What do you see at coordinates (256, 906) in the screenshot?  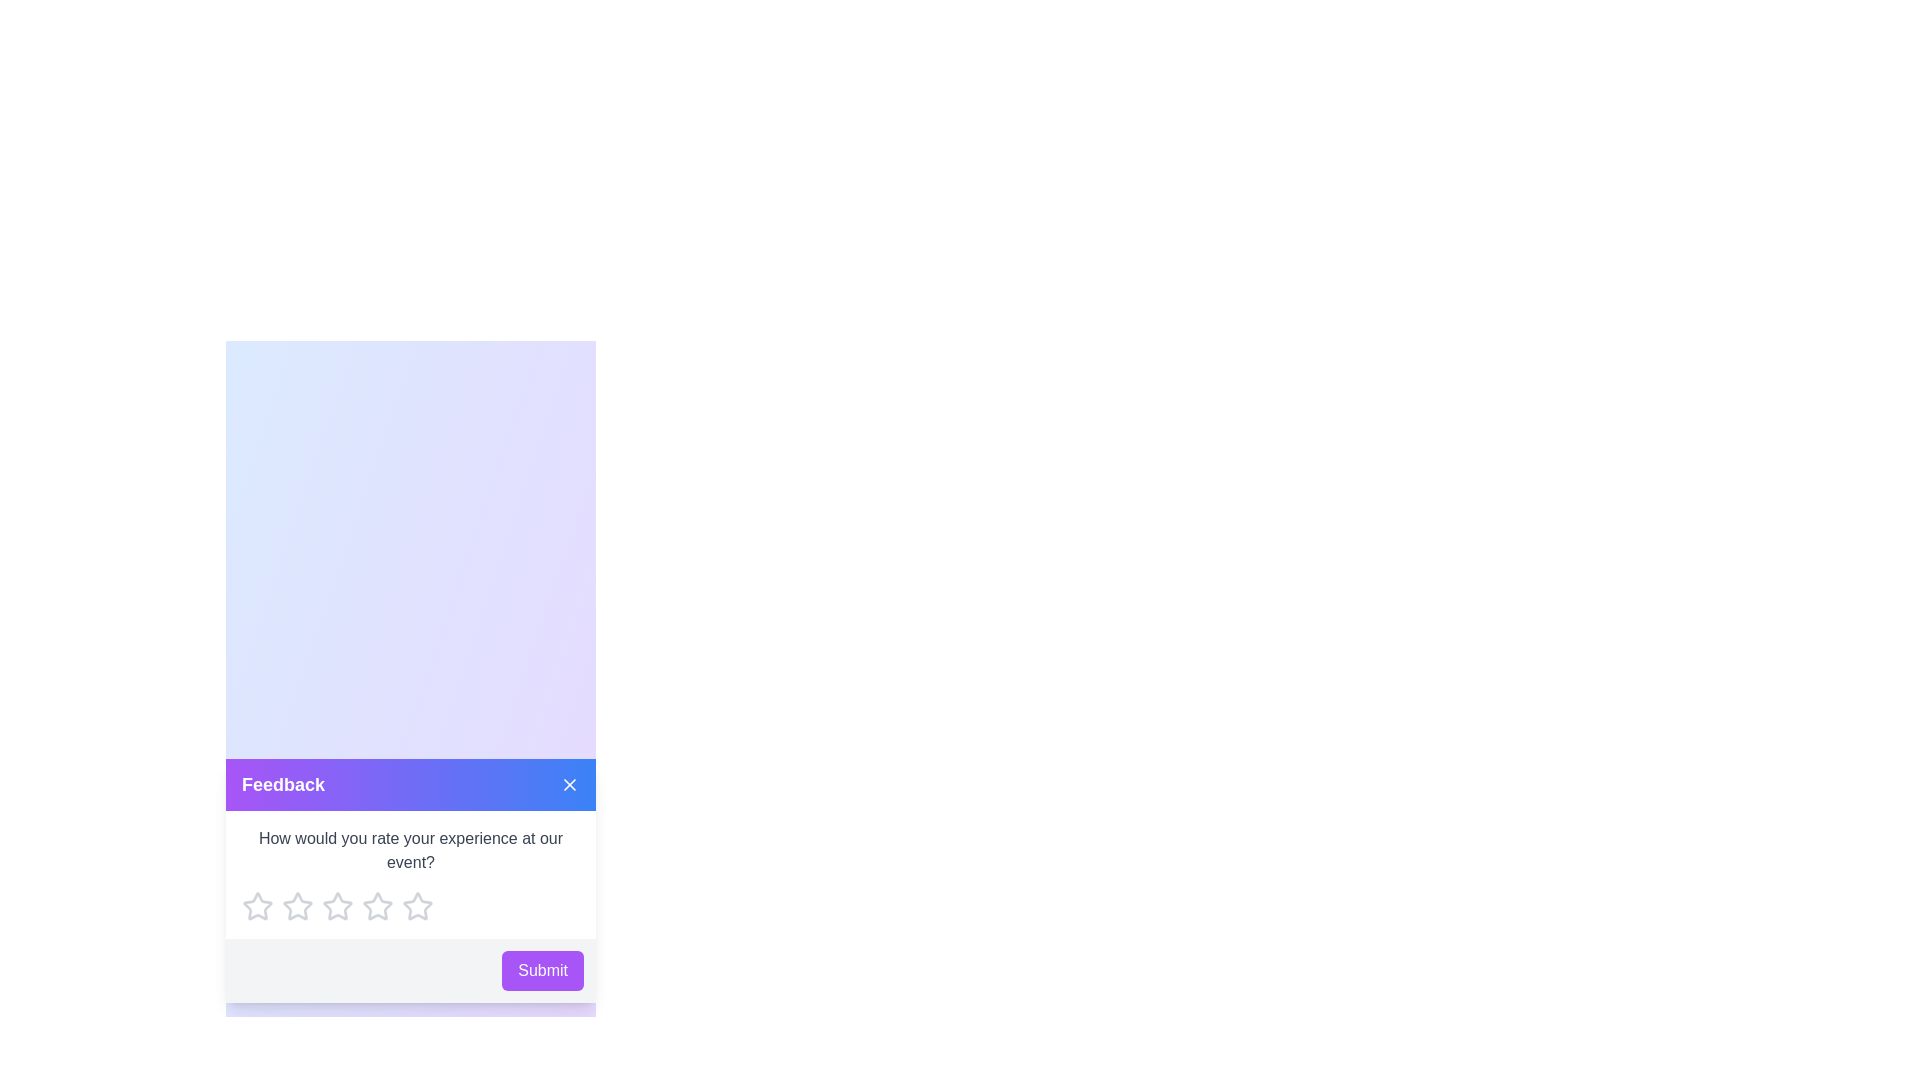 I see `the first rating star icon` at bounding box center [256, 906].